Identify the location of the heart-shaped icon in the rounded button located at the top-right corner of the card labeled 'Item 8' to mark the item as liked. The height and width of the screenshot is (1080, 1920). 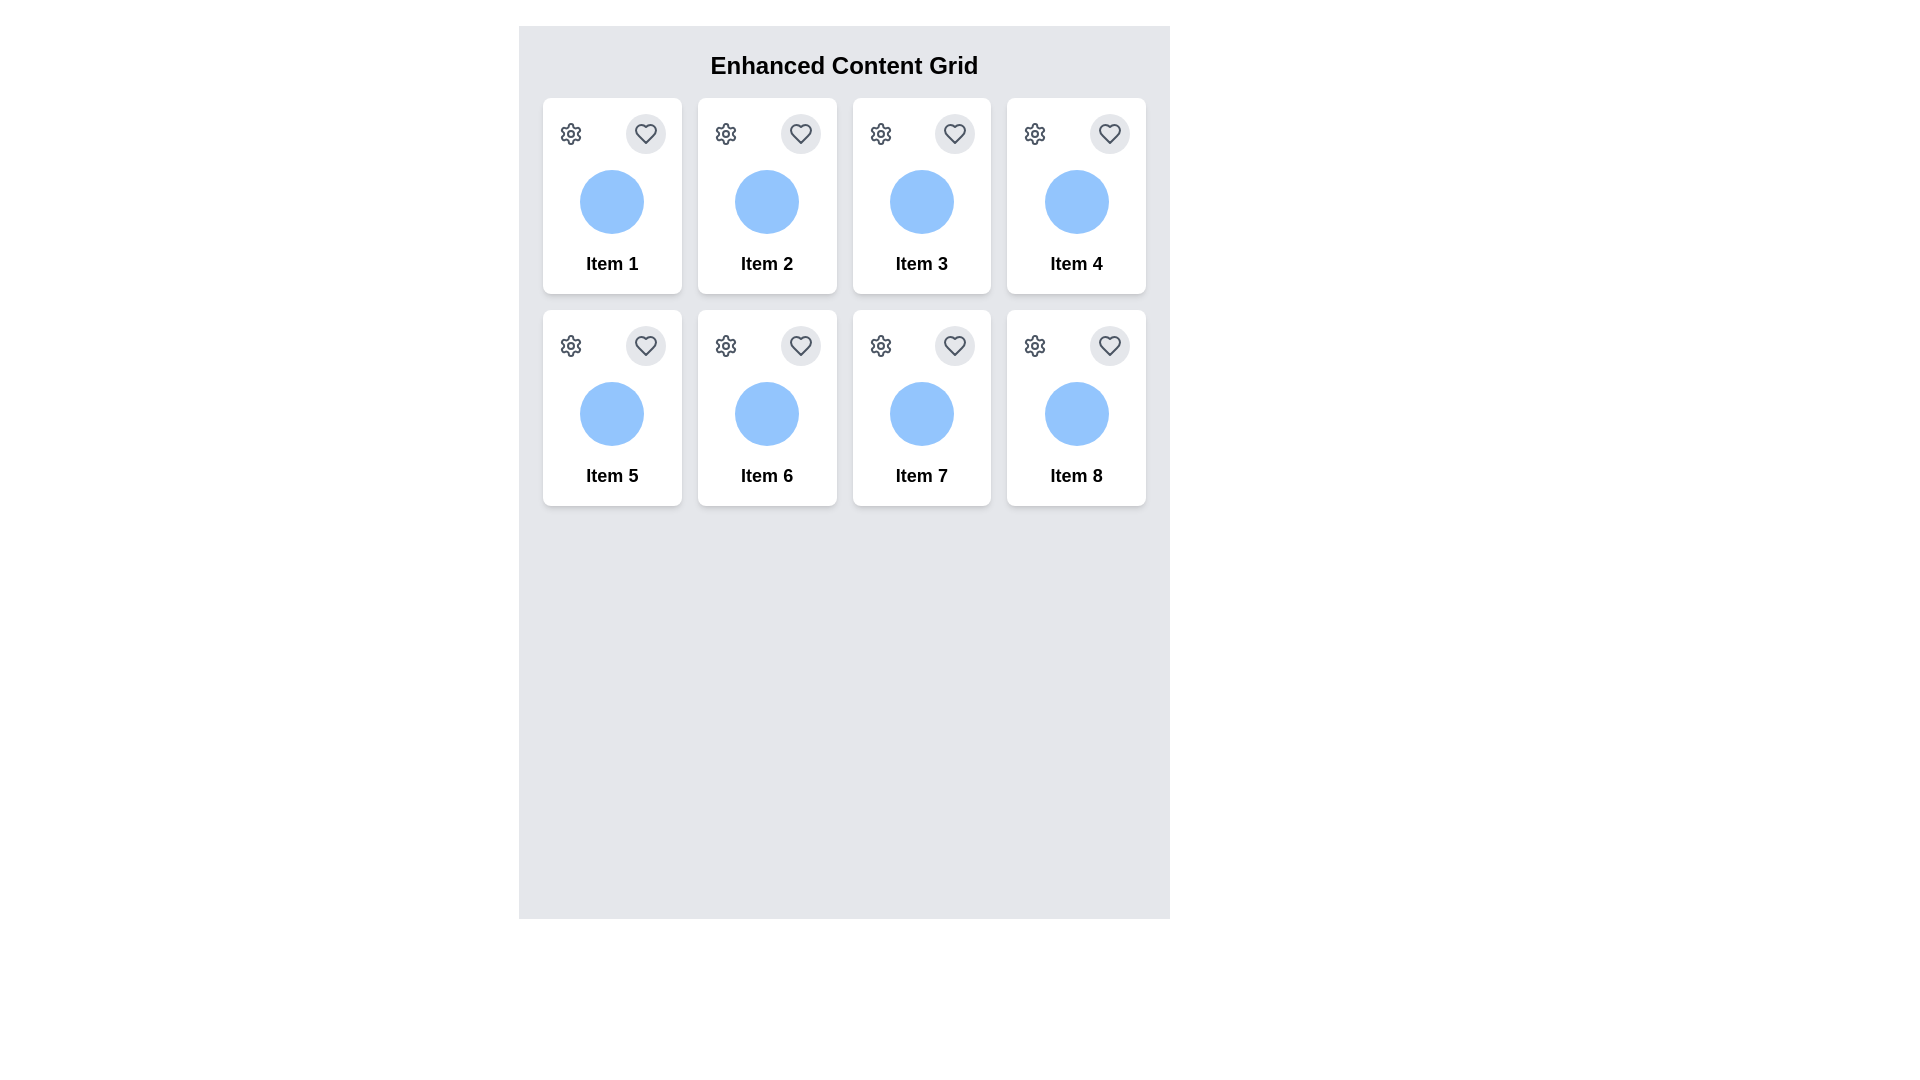
(1108, 345).